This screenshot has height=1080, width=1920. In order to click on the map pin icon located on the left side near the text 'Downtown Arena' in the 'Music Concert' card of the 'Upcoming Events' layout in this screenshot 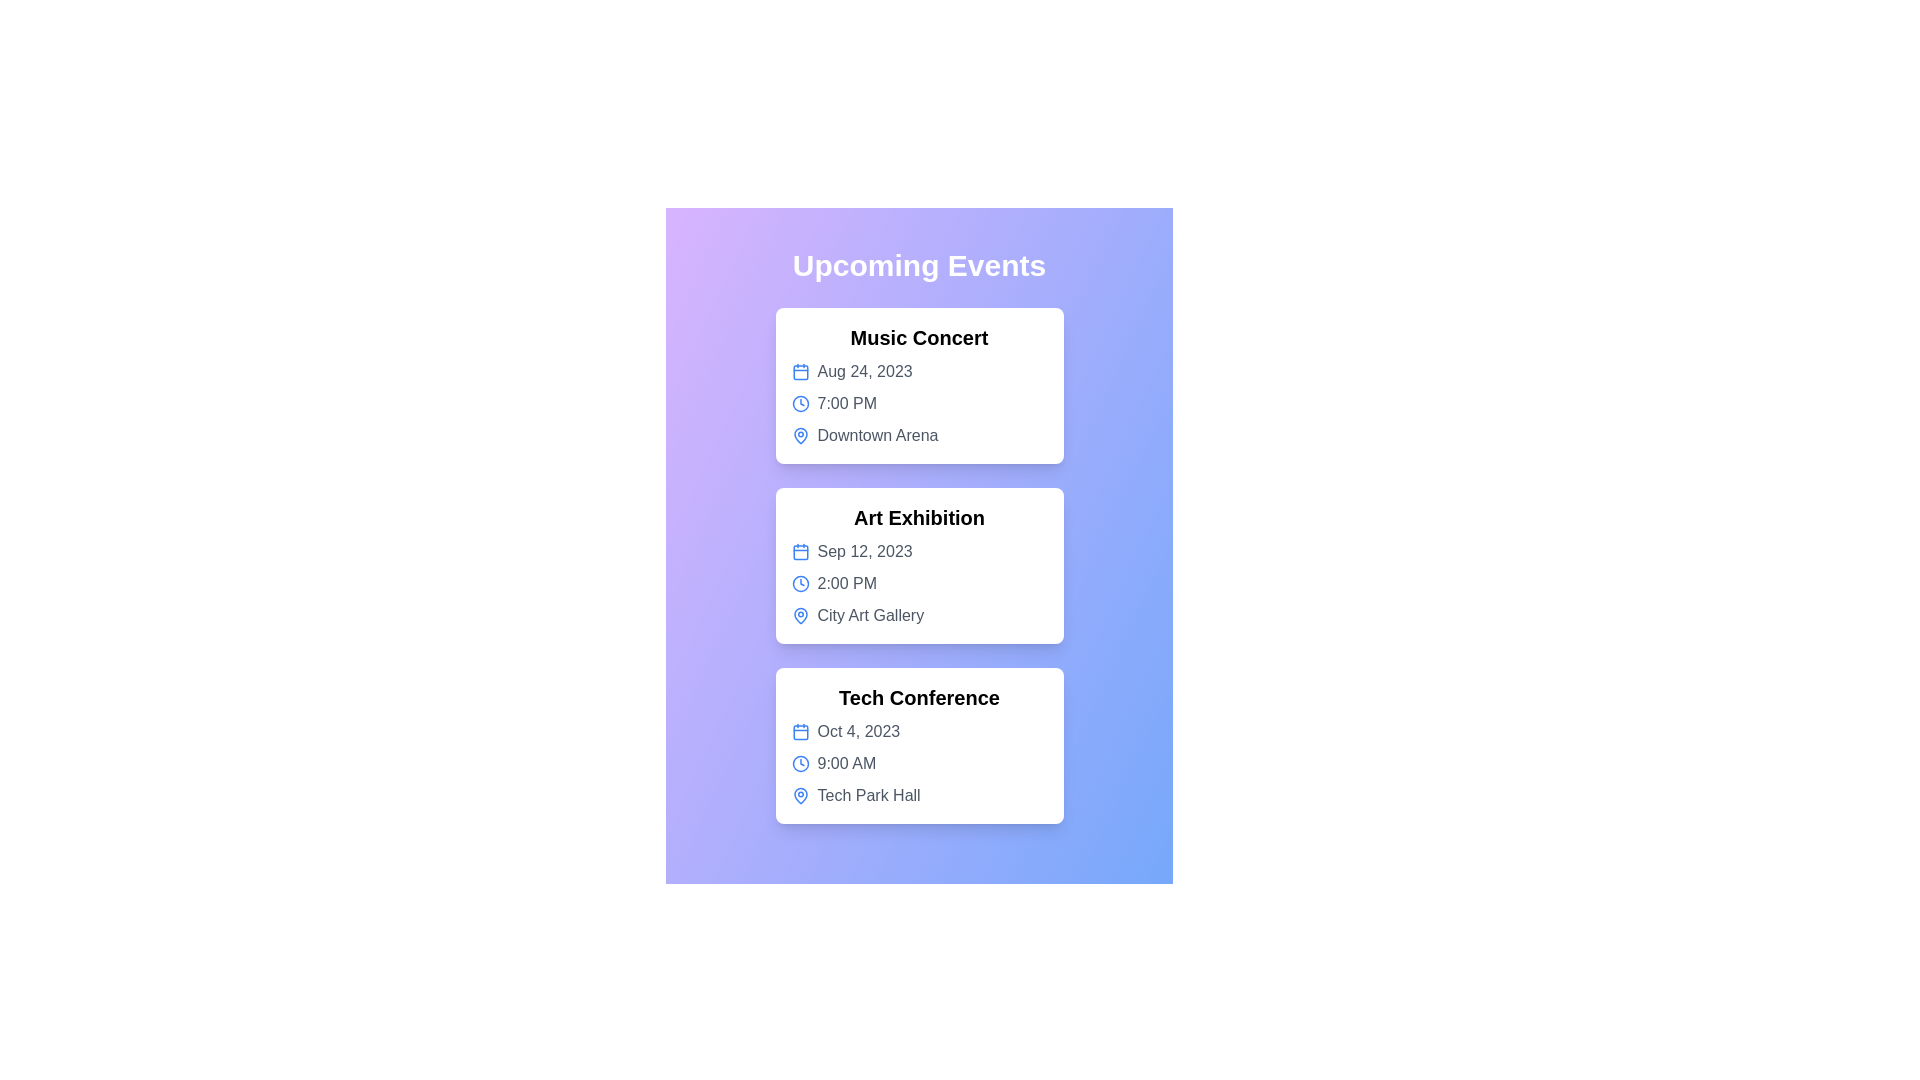, I will do `click(800, 434)`.